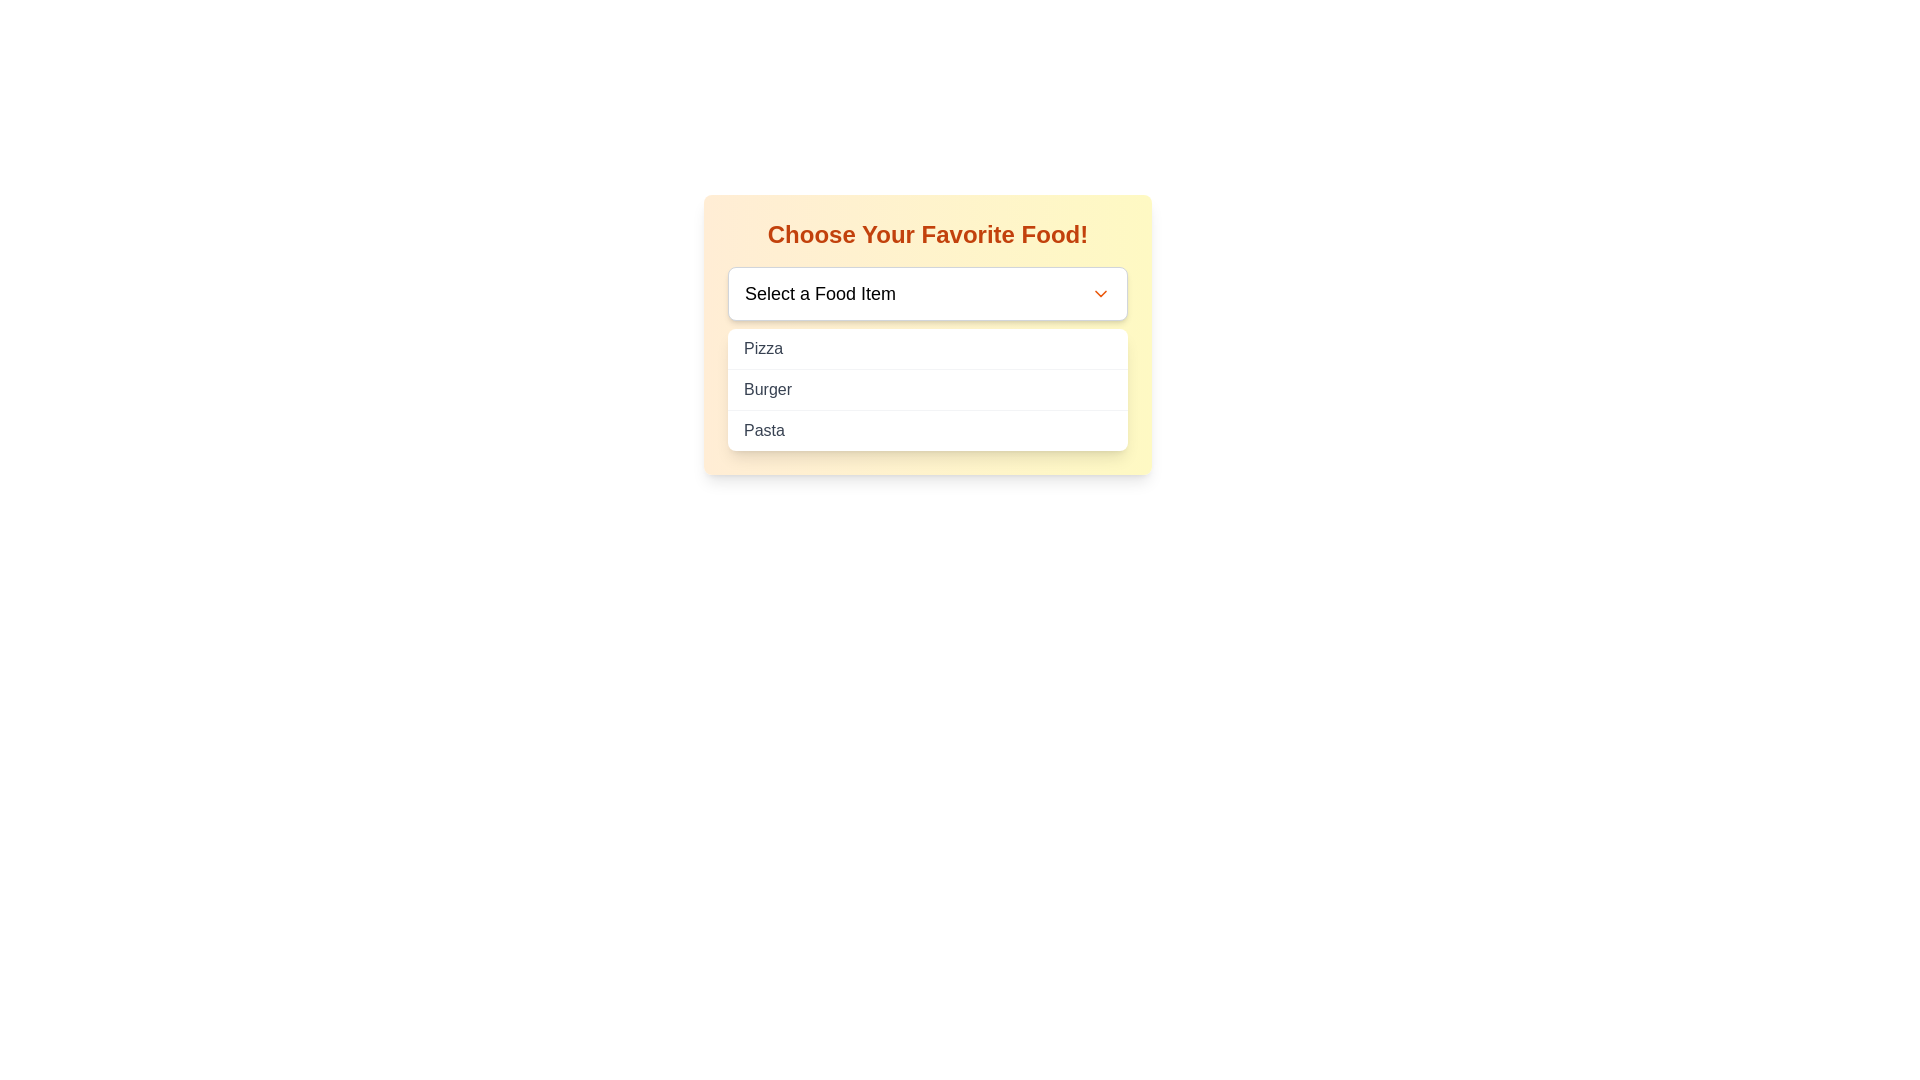  Describe the element at coordinates (767, 389) in the screenshot. I see `the text label displaying 'Burger' in the selectable list` at that location.